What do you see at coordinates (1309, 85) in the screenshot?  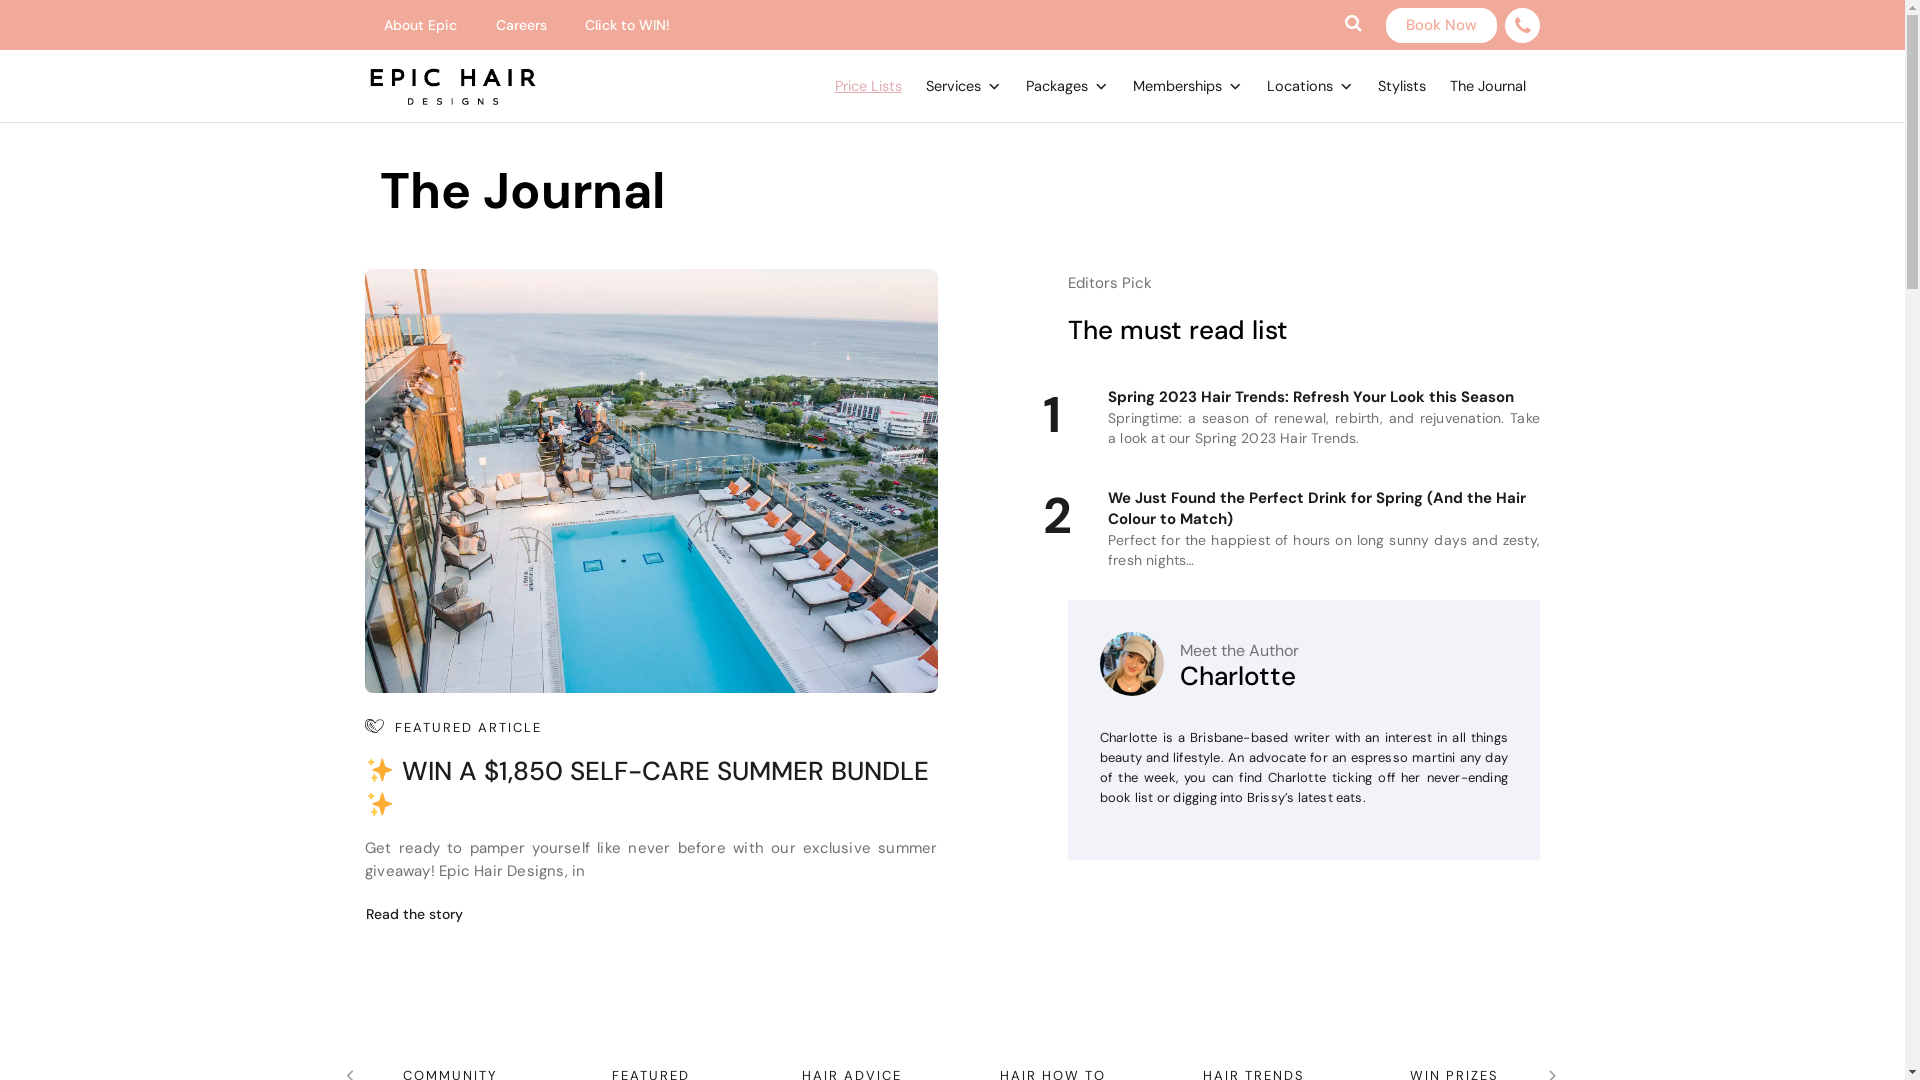 I see `'Locations'` at bounding box center [1309, 85].